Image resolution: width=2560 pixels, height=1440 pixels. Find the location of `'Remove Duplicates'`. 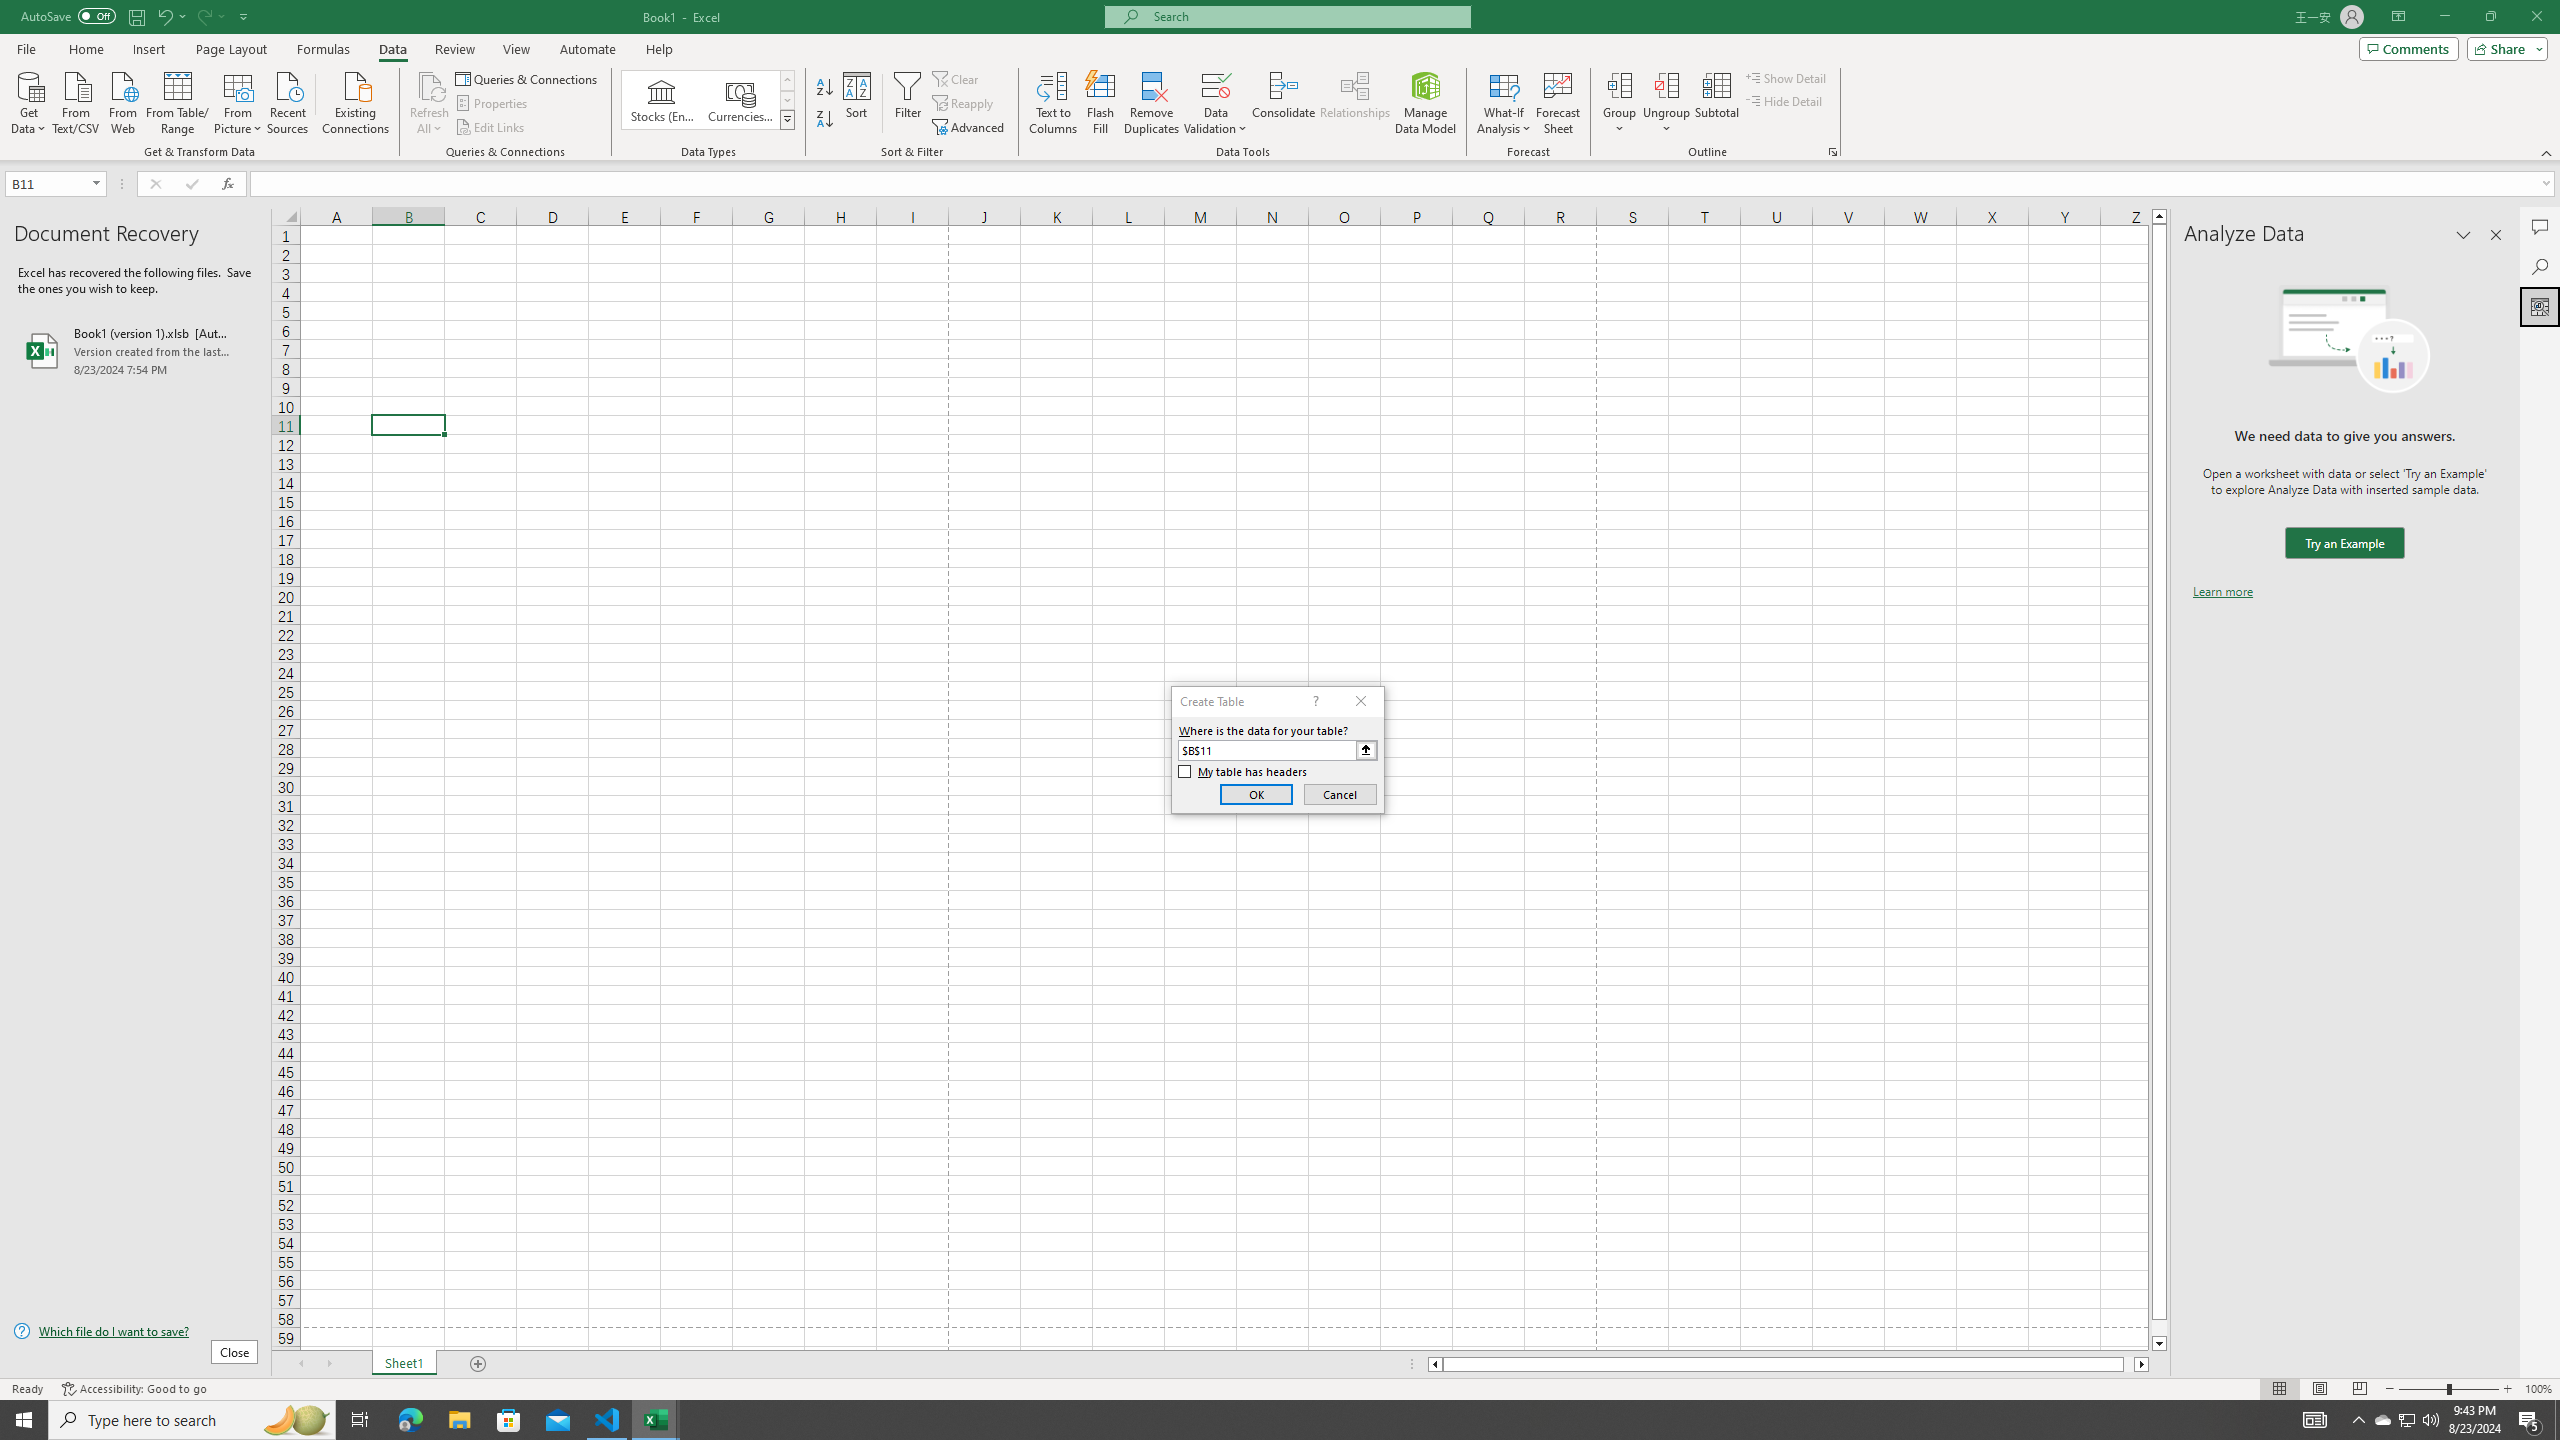

'Remove Duplicates' is located at coordinates (1151, 103).